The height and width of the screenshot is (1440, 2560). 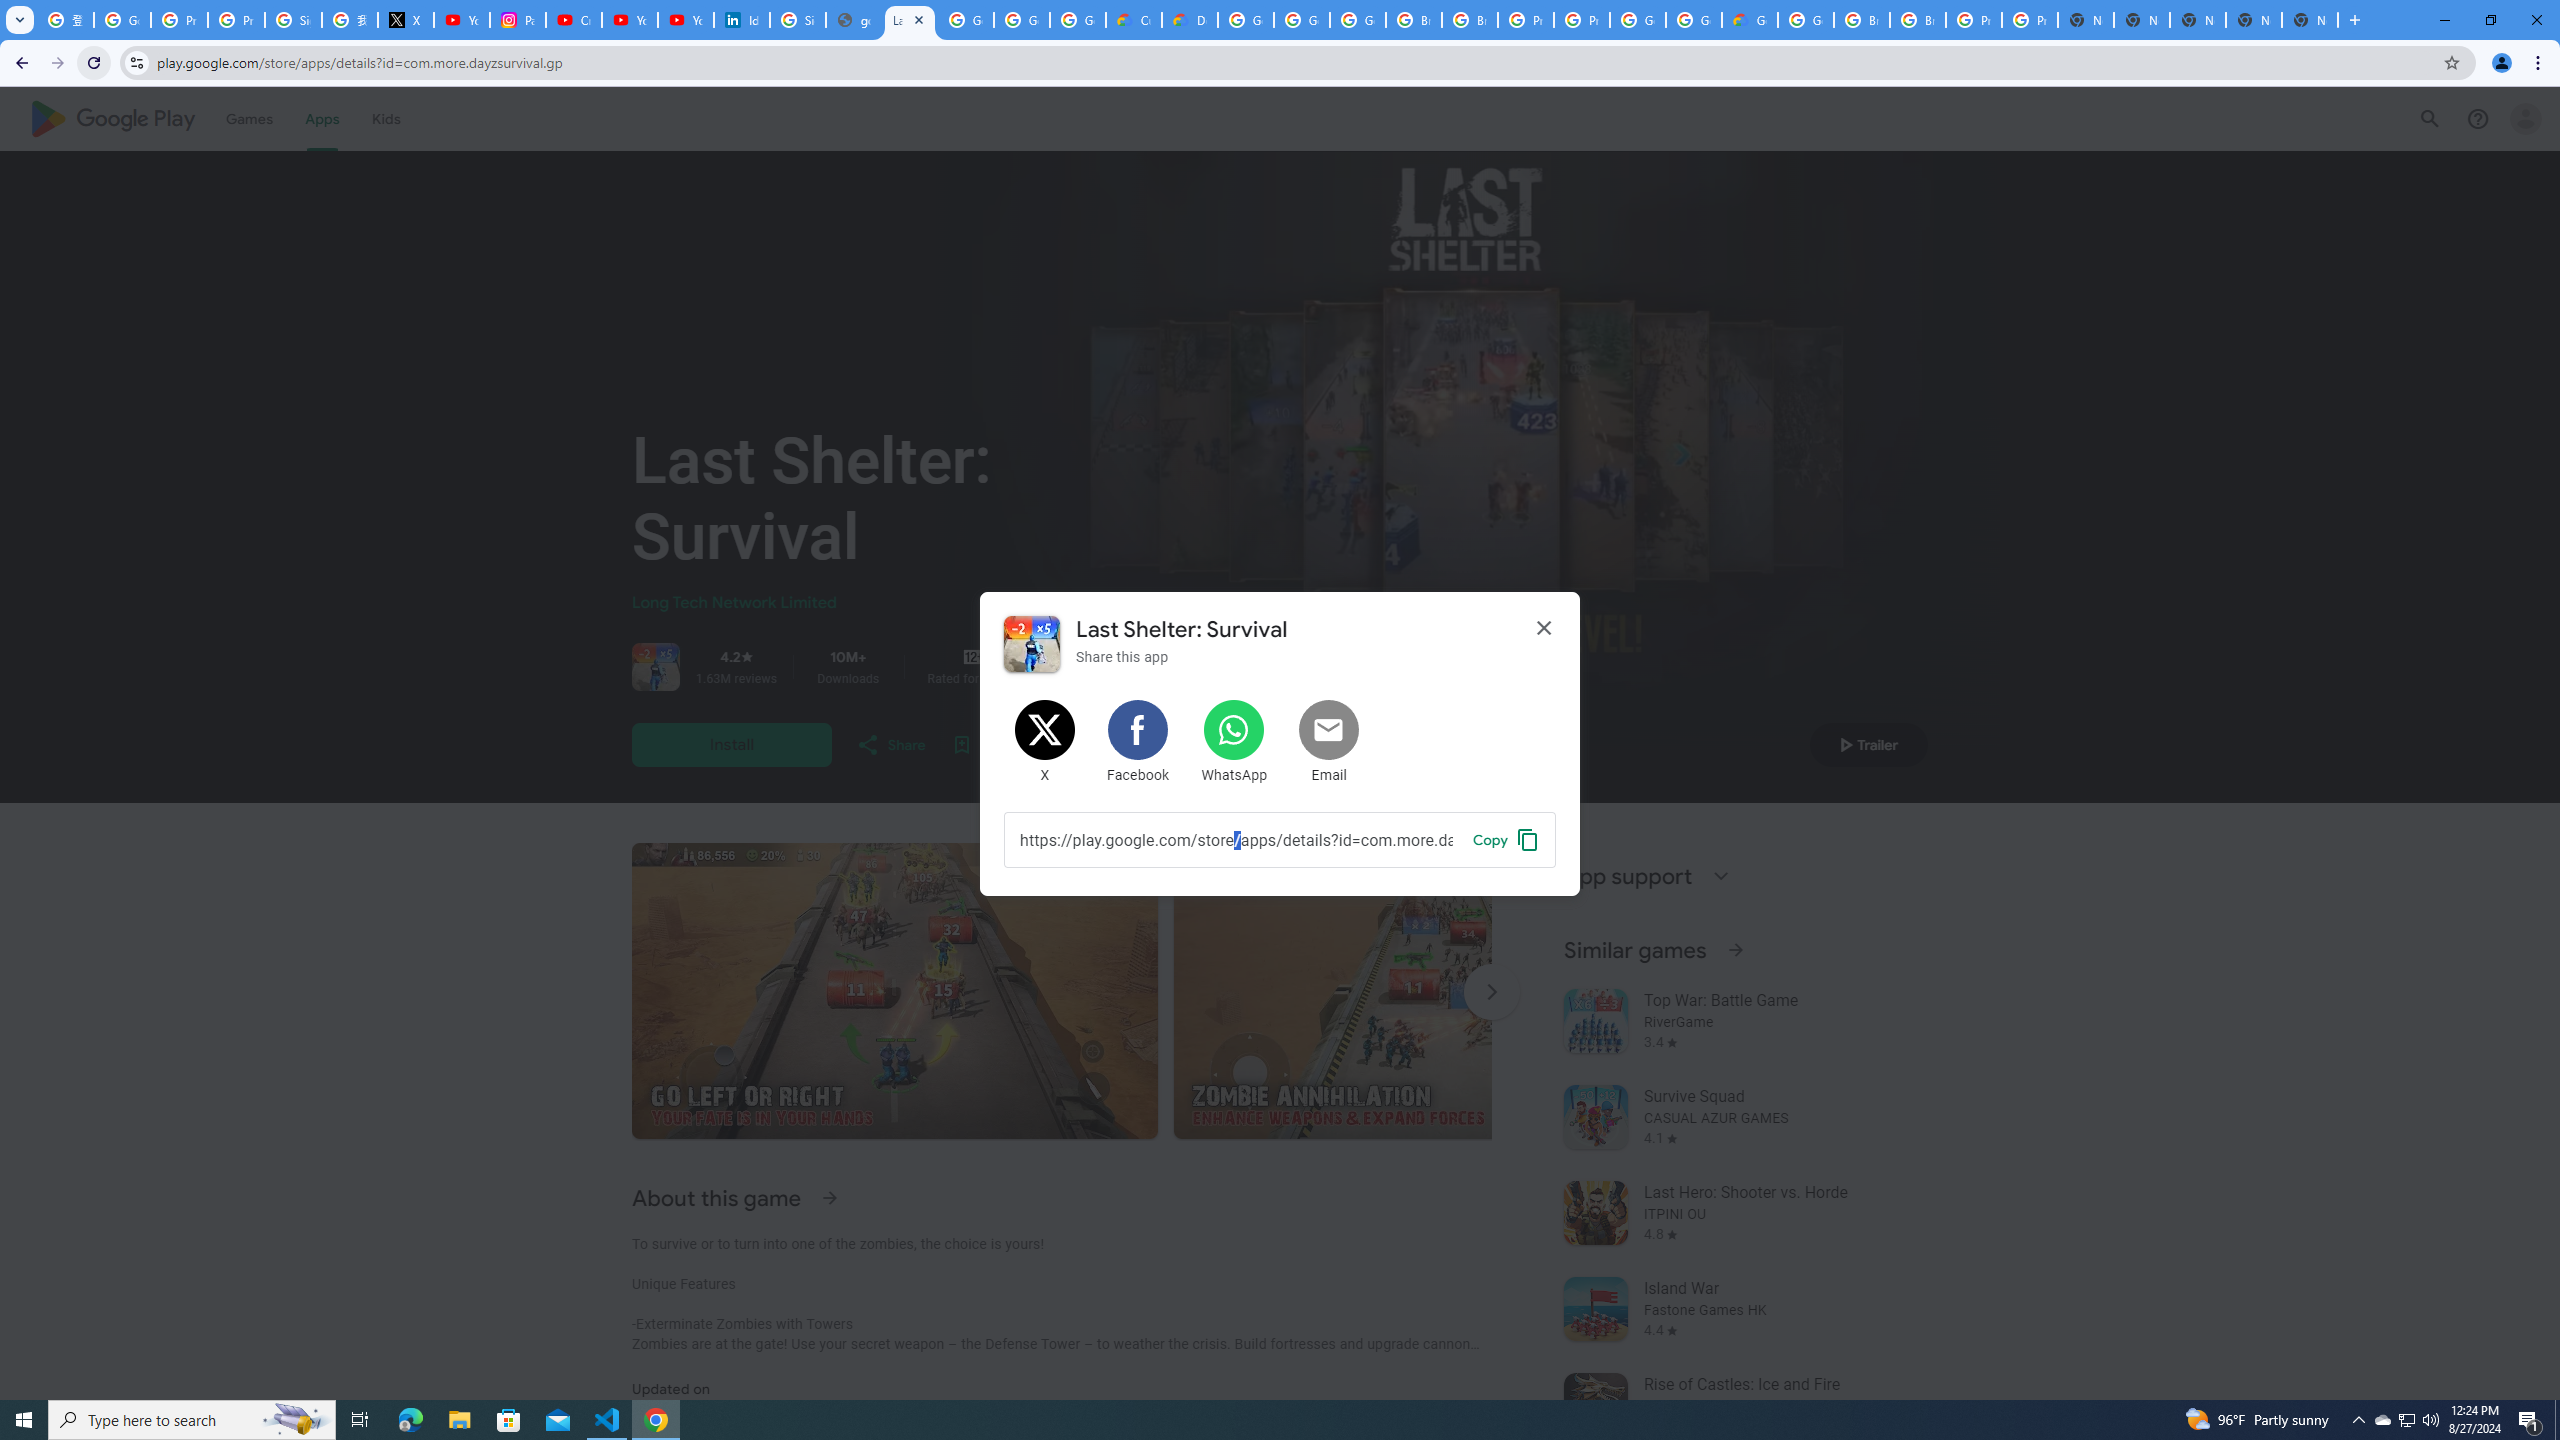 What do you see at coordinates (1505, 838) in the screenshot?
I see `'Copy link to clipboard'` at bounding box center [1505, 838].